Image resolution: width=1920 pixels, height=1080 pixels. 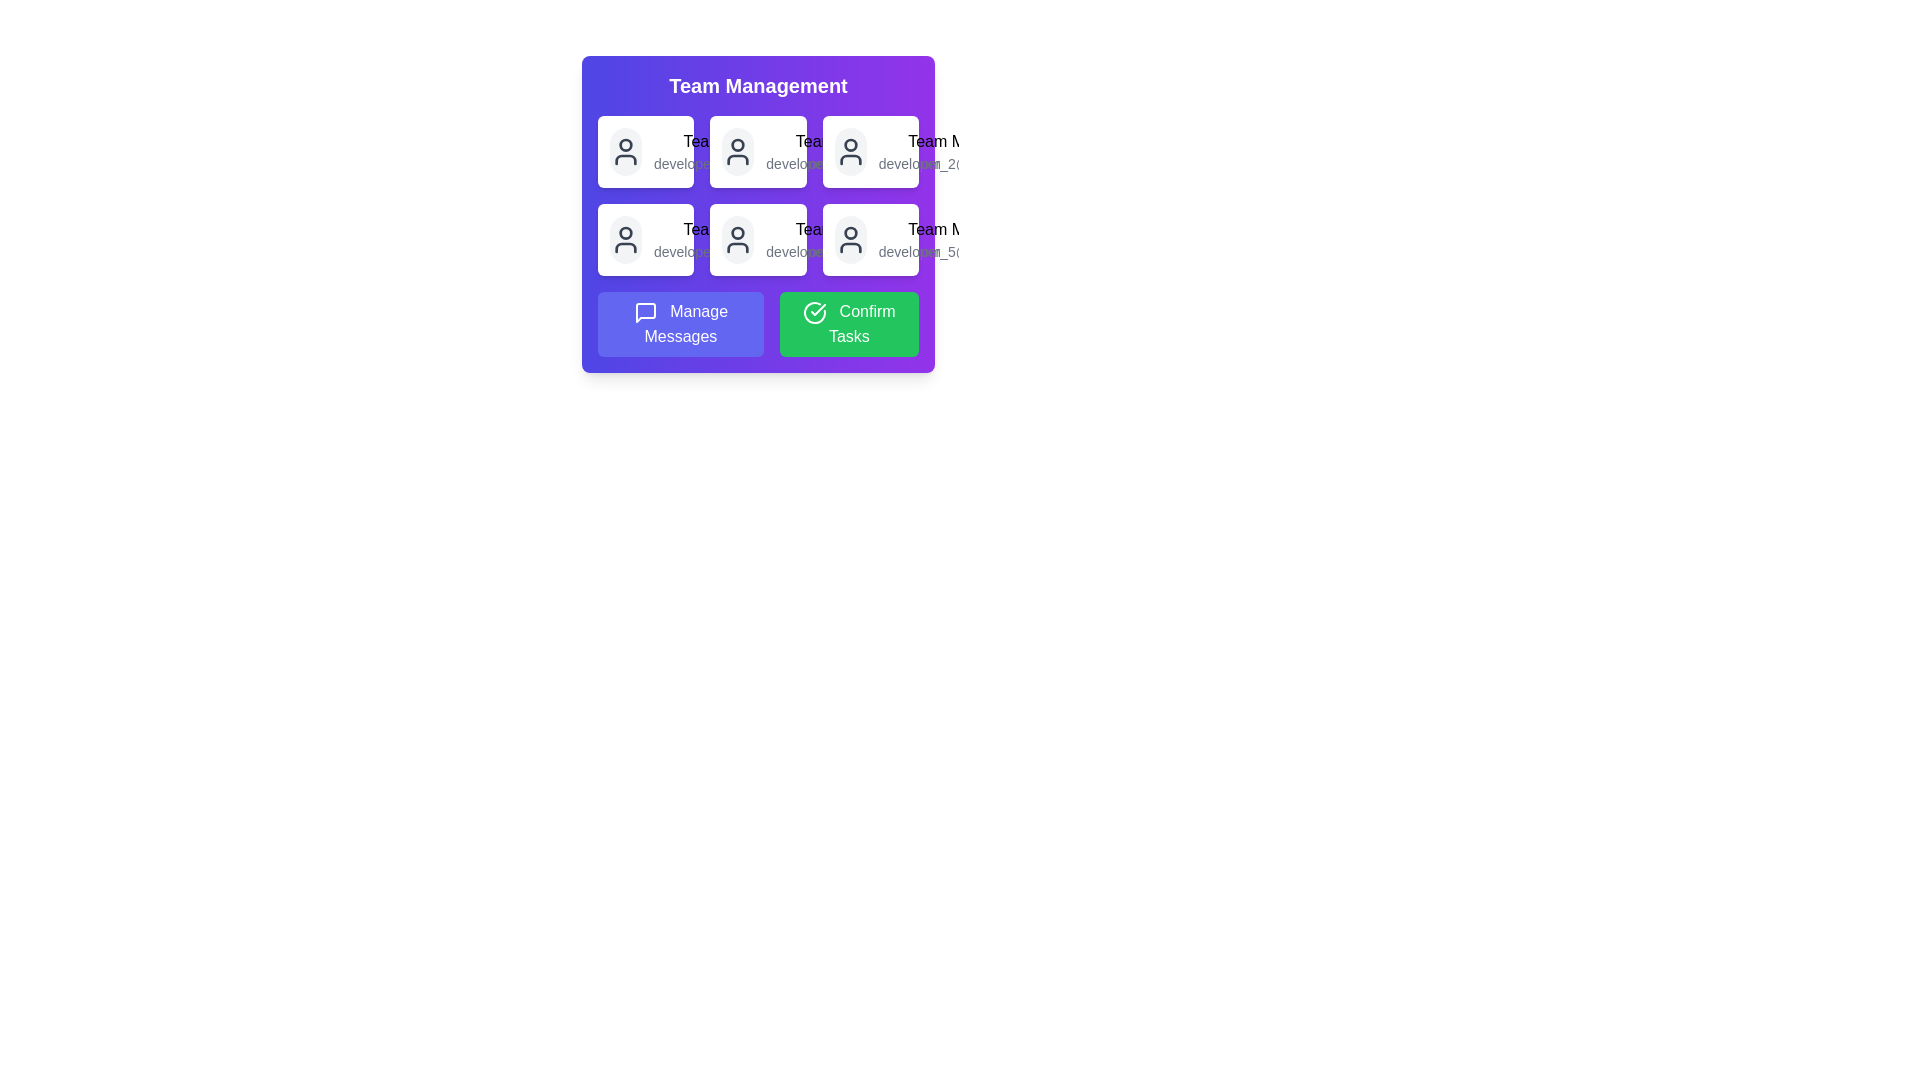 What do you see at coordinates (740, 229) in the screenshot?
I see `the descriptive label identifying the associated team member in the Team Management interface` at bounding box center [740, 229].